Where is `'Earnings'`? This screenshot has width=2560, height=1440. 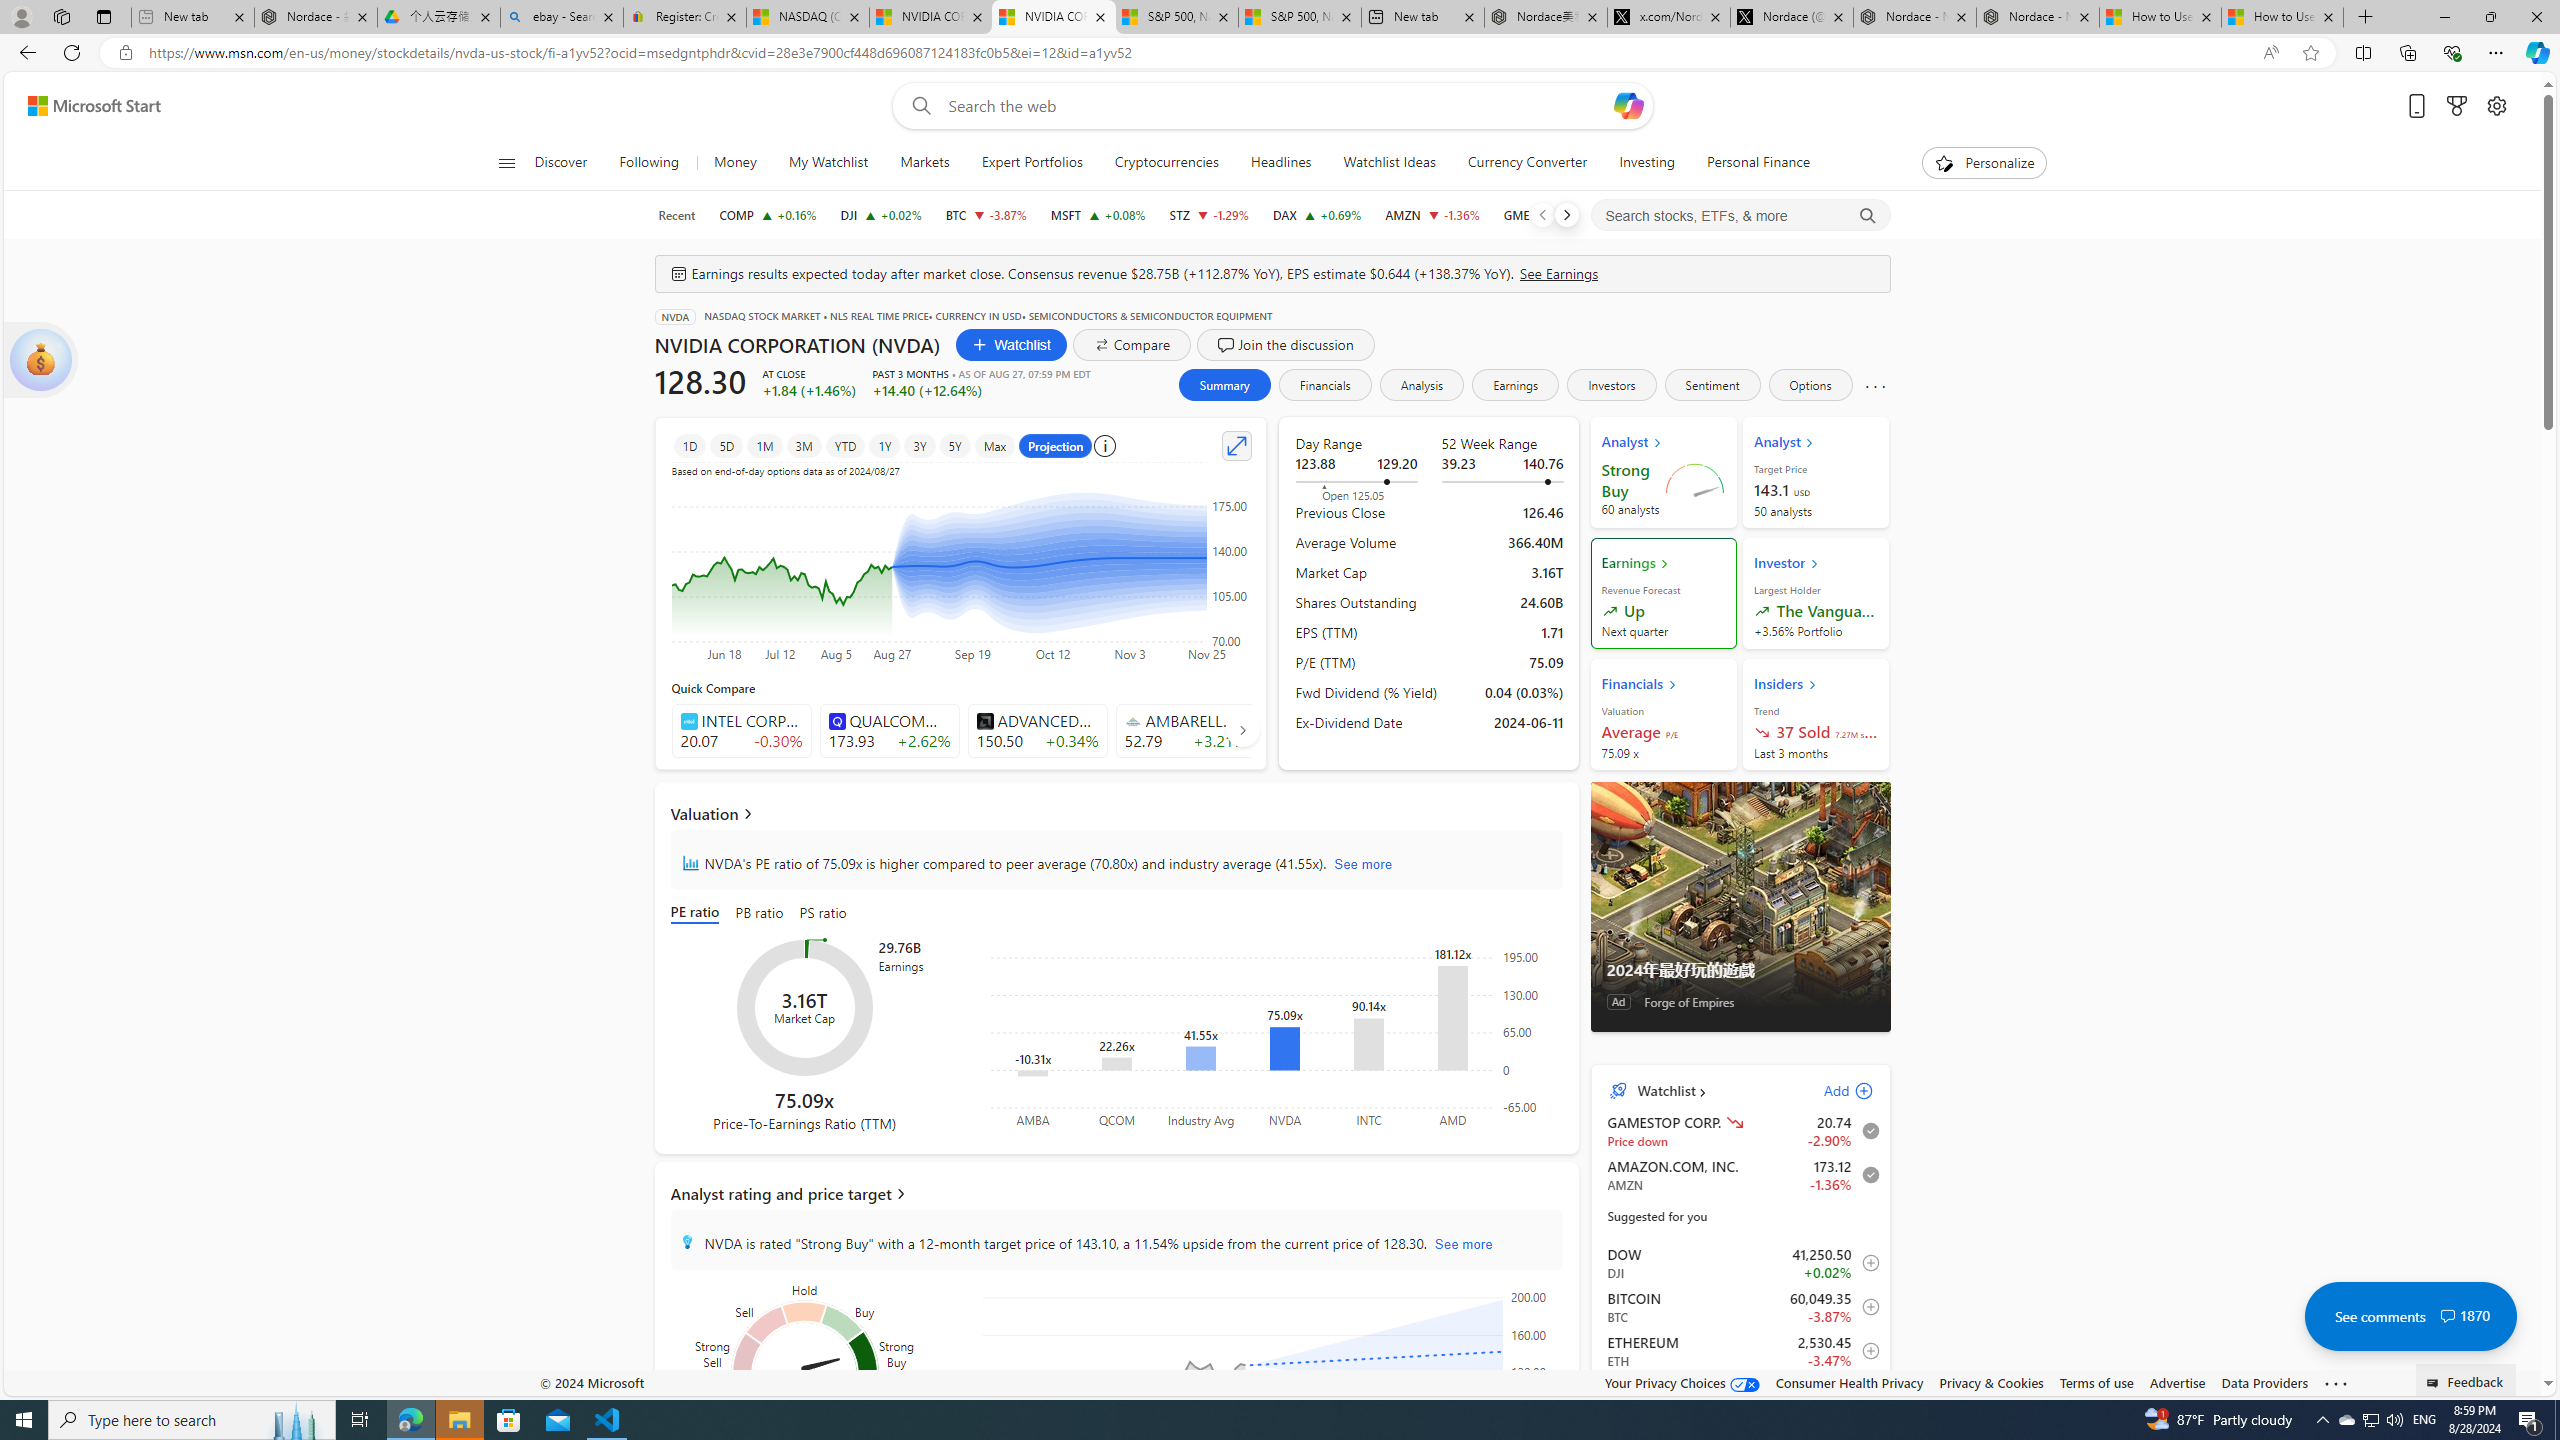 'Earnings' is located at coordinates (1515, 383).